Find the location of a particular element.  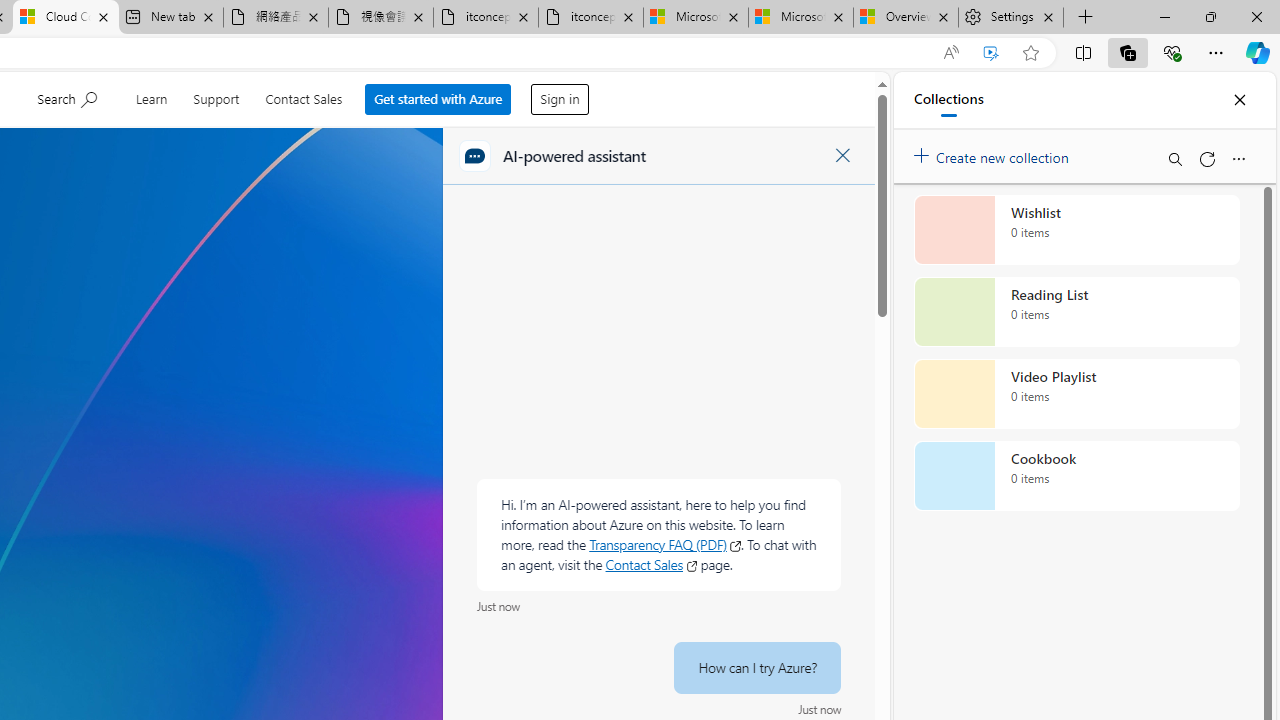

'Overview' is located at coordinates (904, 17).